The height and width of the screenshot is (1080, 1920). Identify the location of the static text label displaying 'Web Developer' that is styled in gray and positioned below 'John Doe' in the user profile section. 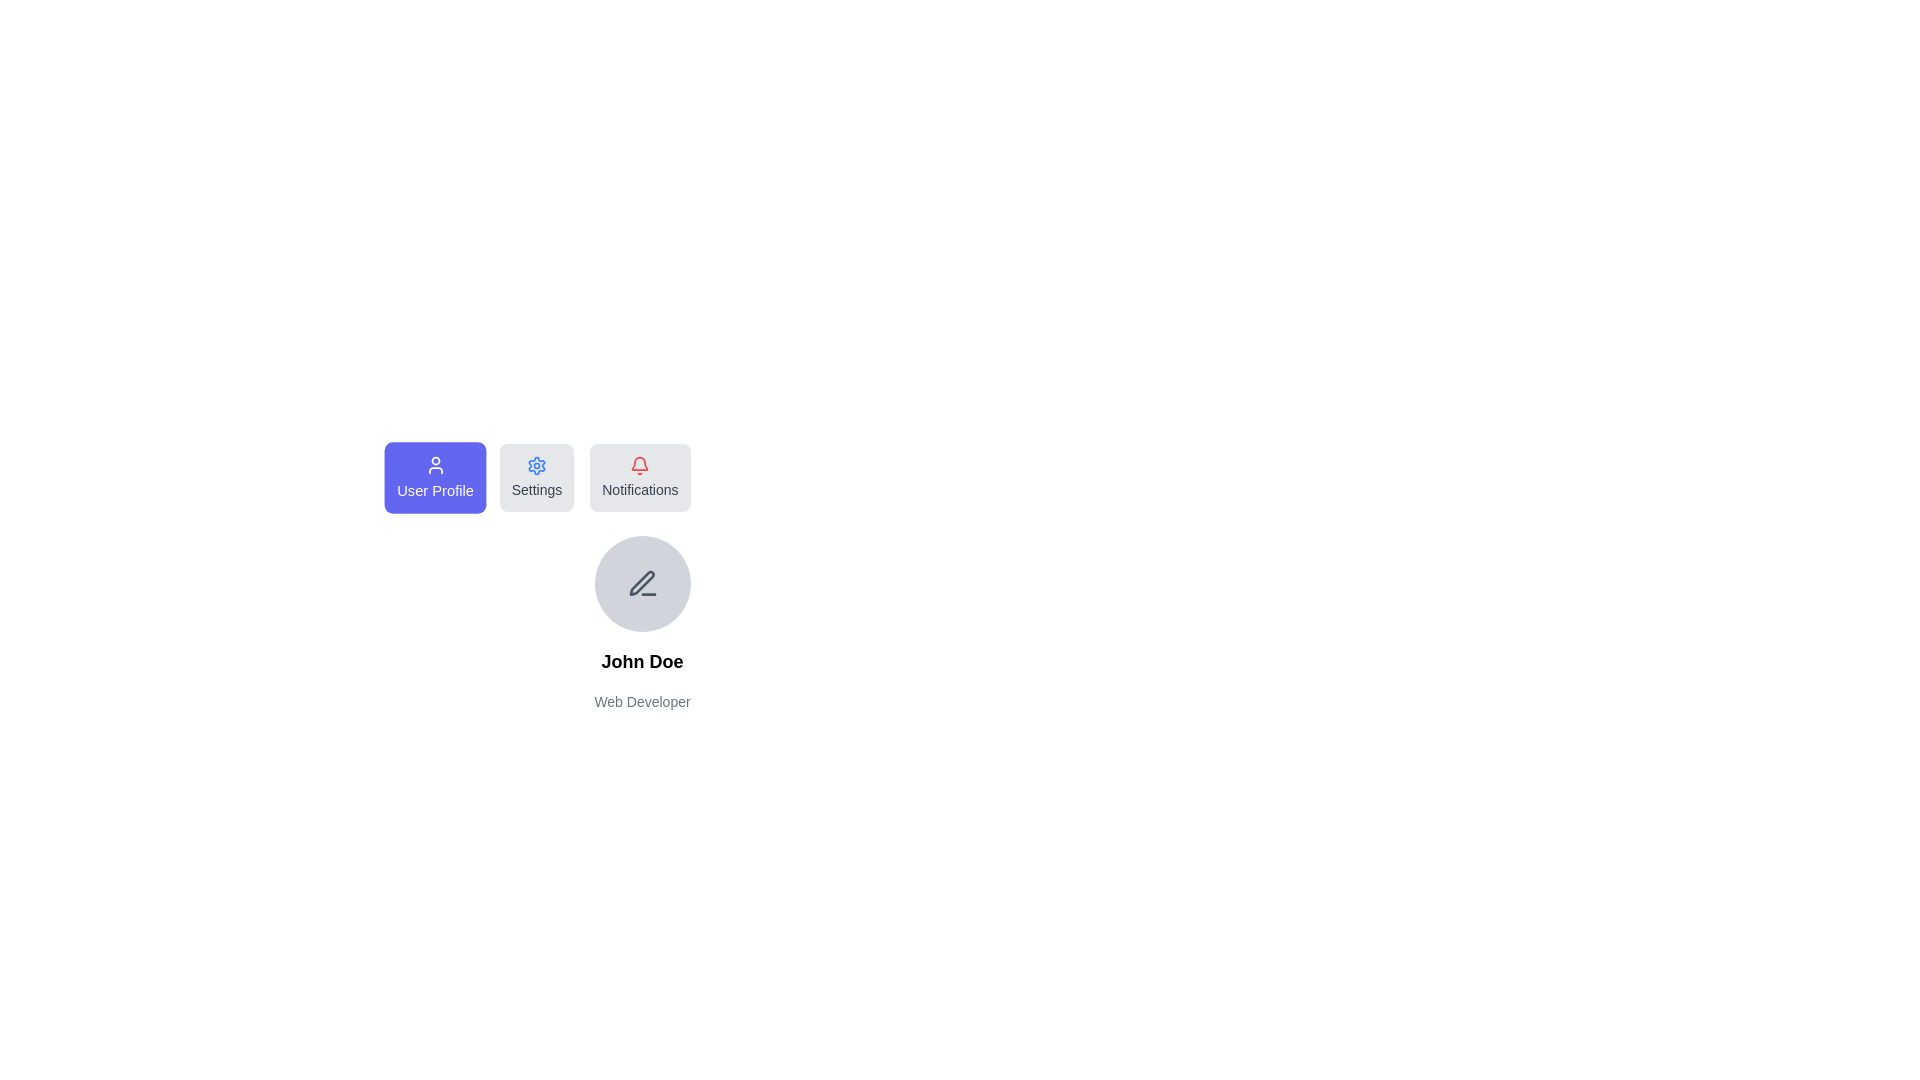
(642, 701).